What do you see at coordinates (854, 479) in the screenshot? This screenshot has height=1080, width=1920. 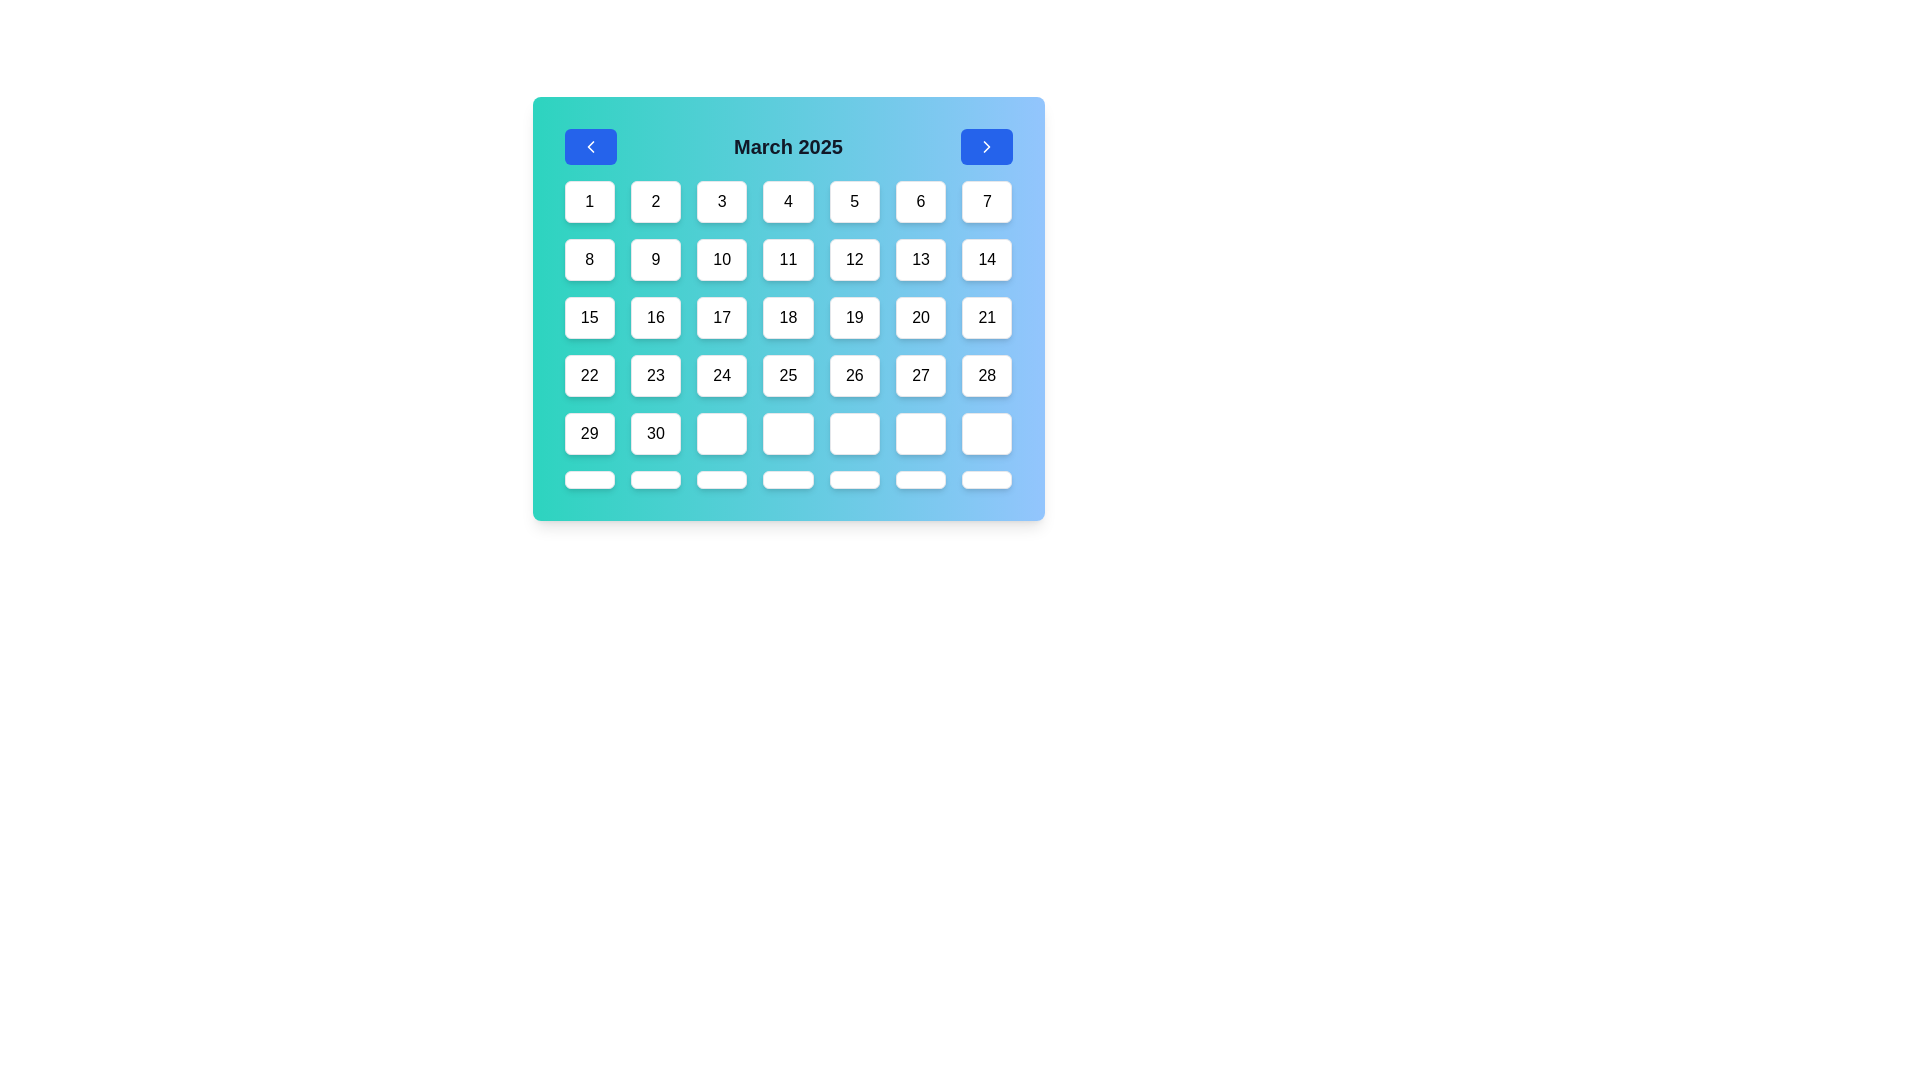 I see `the placeholder element located in the last row and fifth column of a 7-column grid, which serves as a non-interactive grid cell` at bounding box center [854, 479].